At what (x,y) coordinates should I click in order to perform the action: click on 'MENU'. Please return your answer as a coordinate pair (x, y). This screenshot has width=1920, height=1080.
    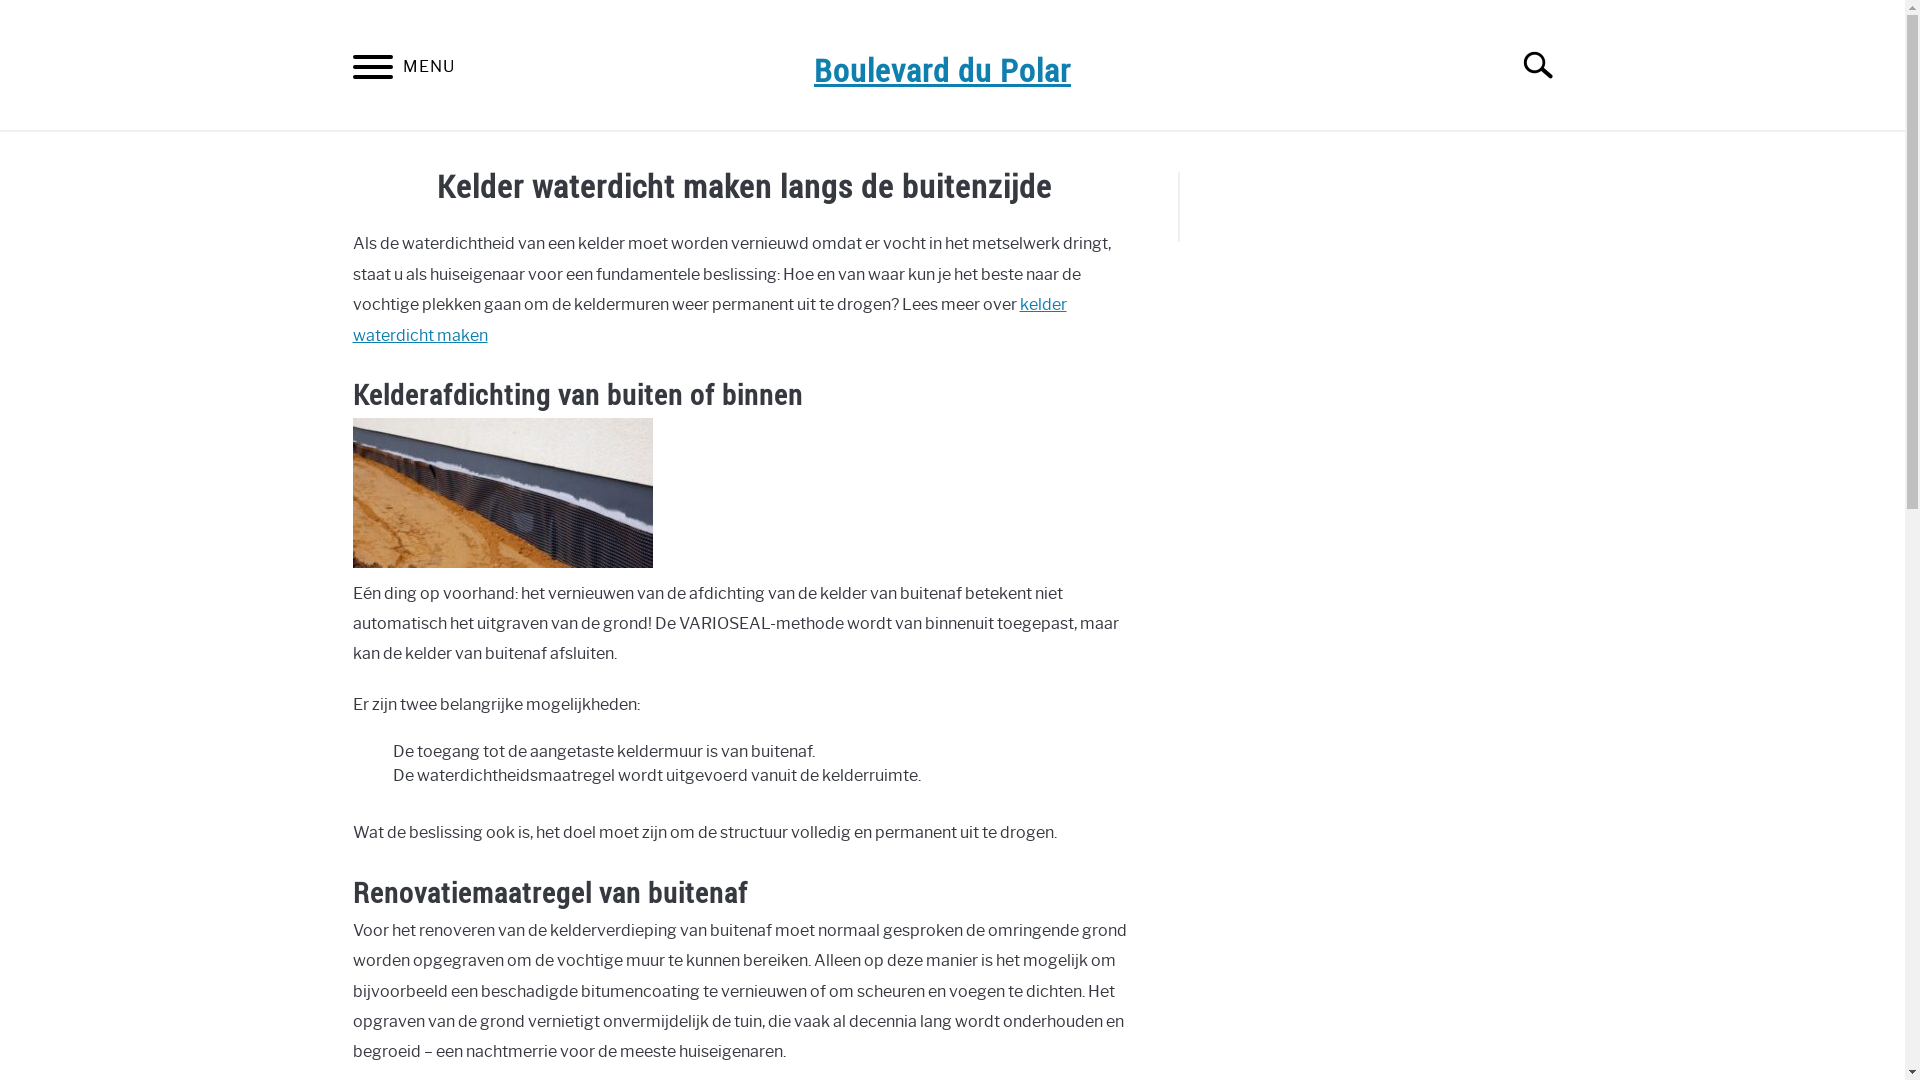
    Looking at the image, I should click on (371, 69).